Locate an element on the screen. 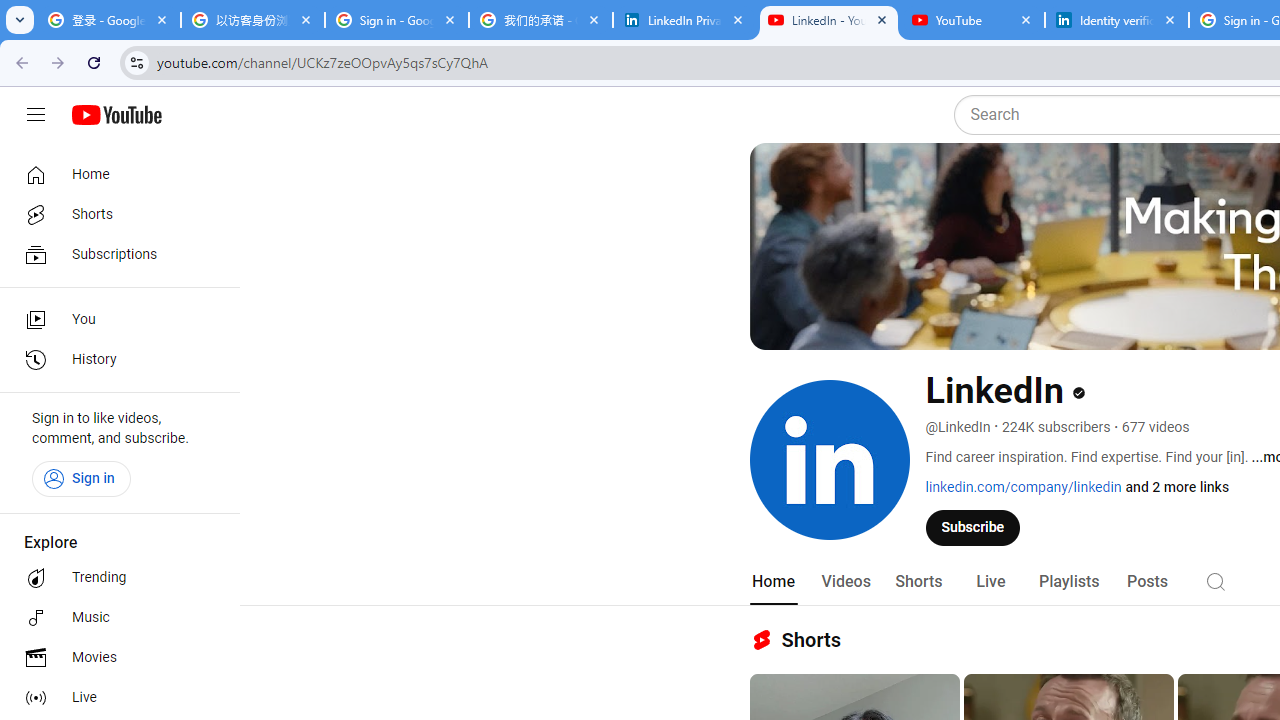 Image resolution: width=1280 pixels, height=720 pixels. 'Playlists' is located at coordinates (1067, 581).